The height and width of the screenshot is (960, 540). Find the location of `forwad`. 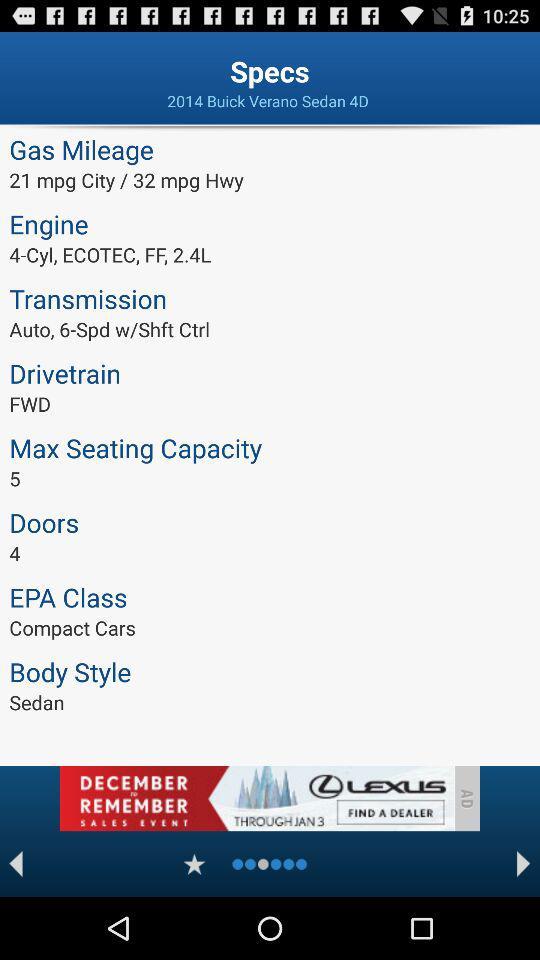

forwad is located at coordinates (523, 863).